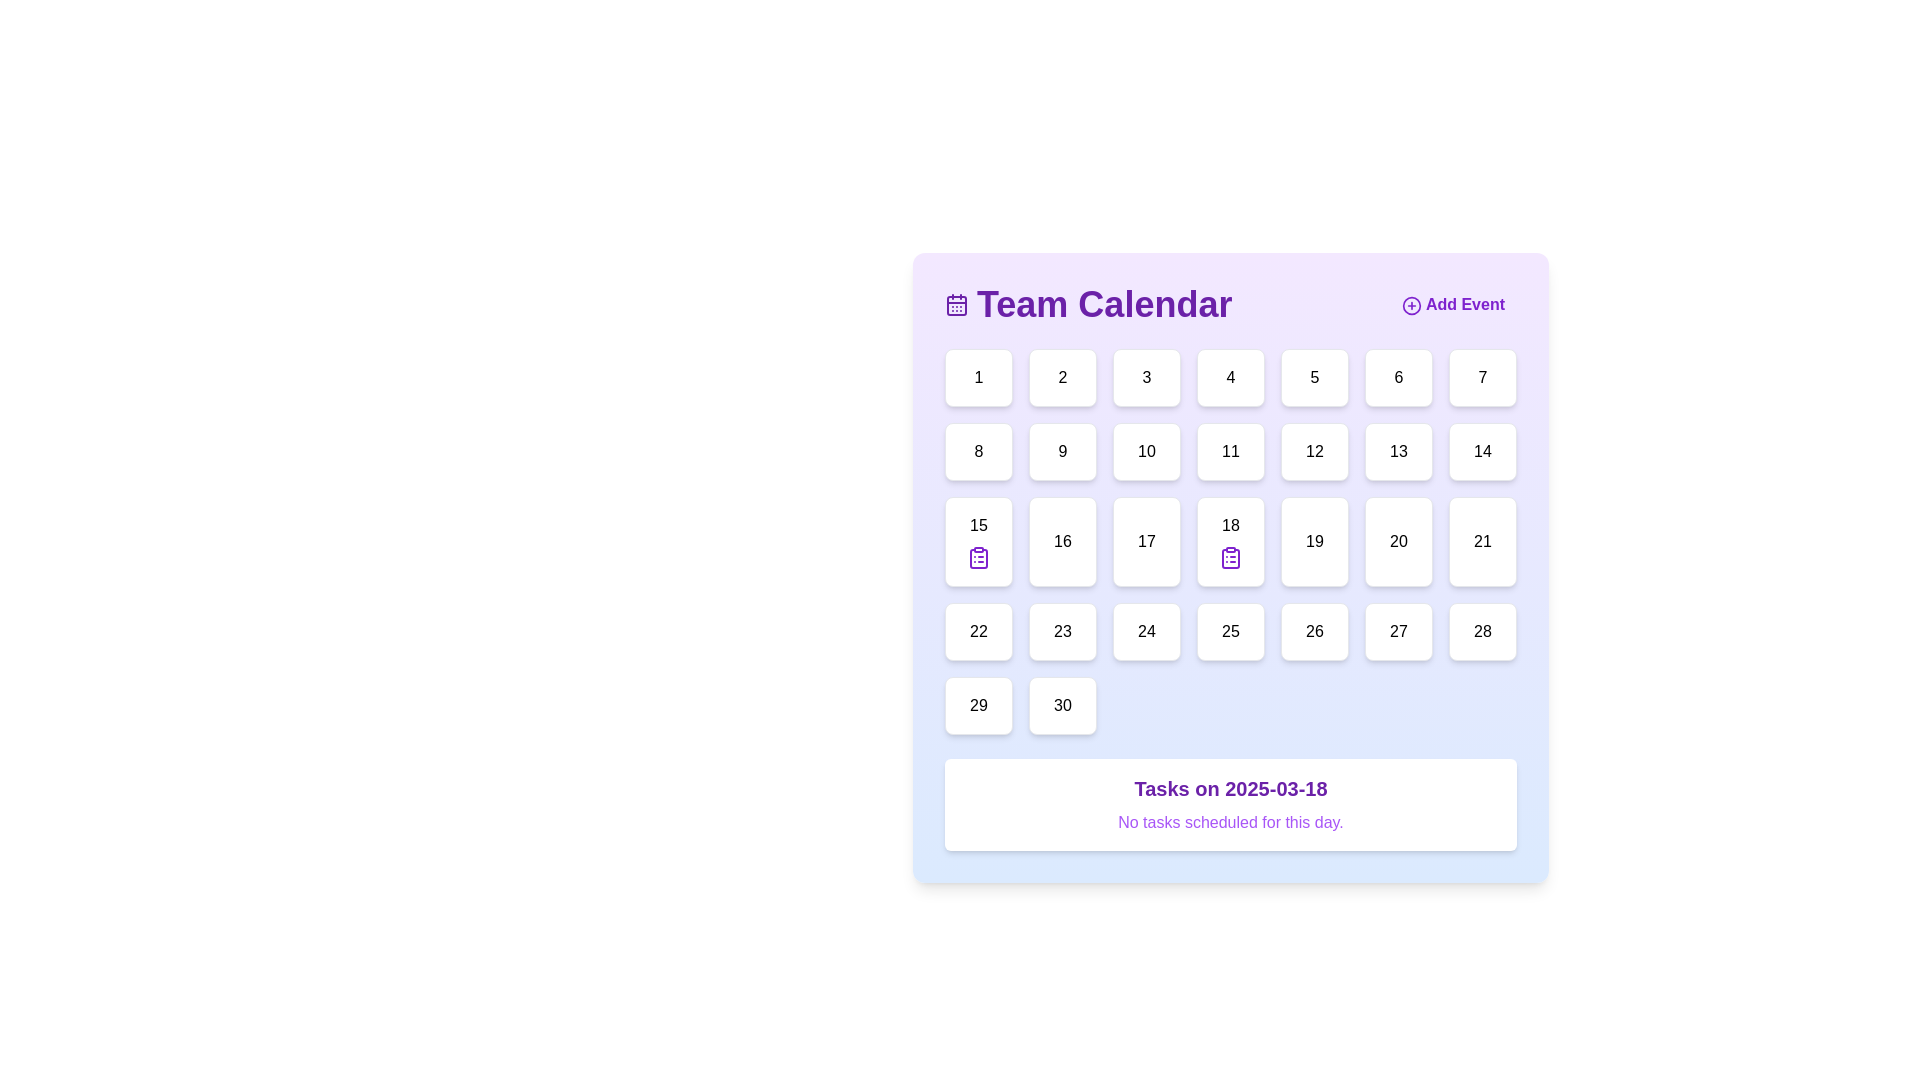 This screenshot has width=1920, height=1080. What do you see at coordinates (979, 451) in the screenshot?
I see `the calendar day button representing the 8th day of the month, located` at bounding box center [979, 451].